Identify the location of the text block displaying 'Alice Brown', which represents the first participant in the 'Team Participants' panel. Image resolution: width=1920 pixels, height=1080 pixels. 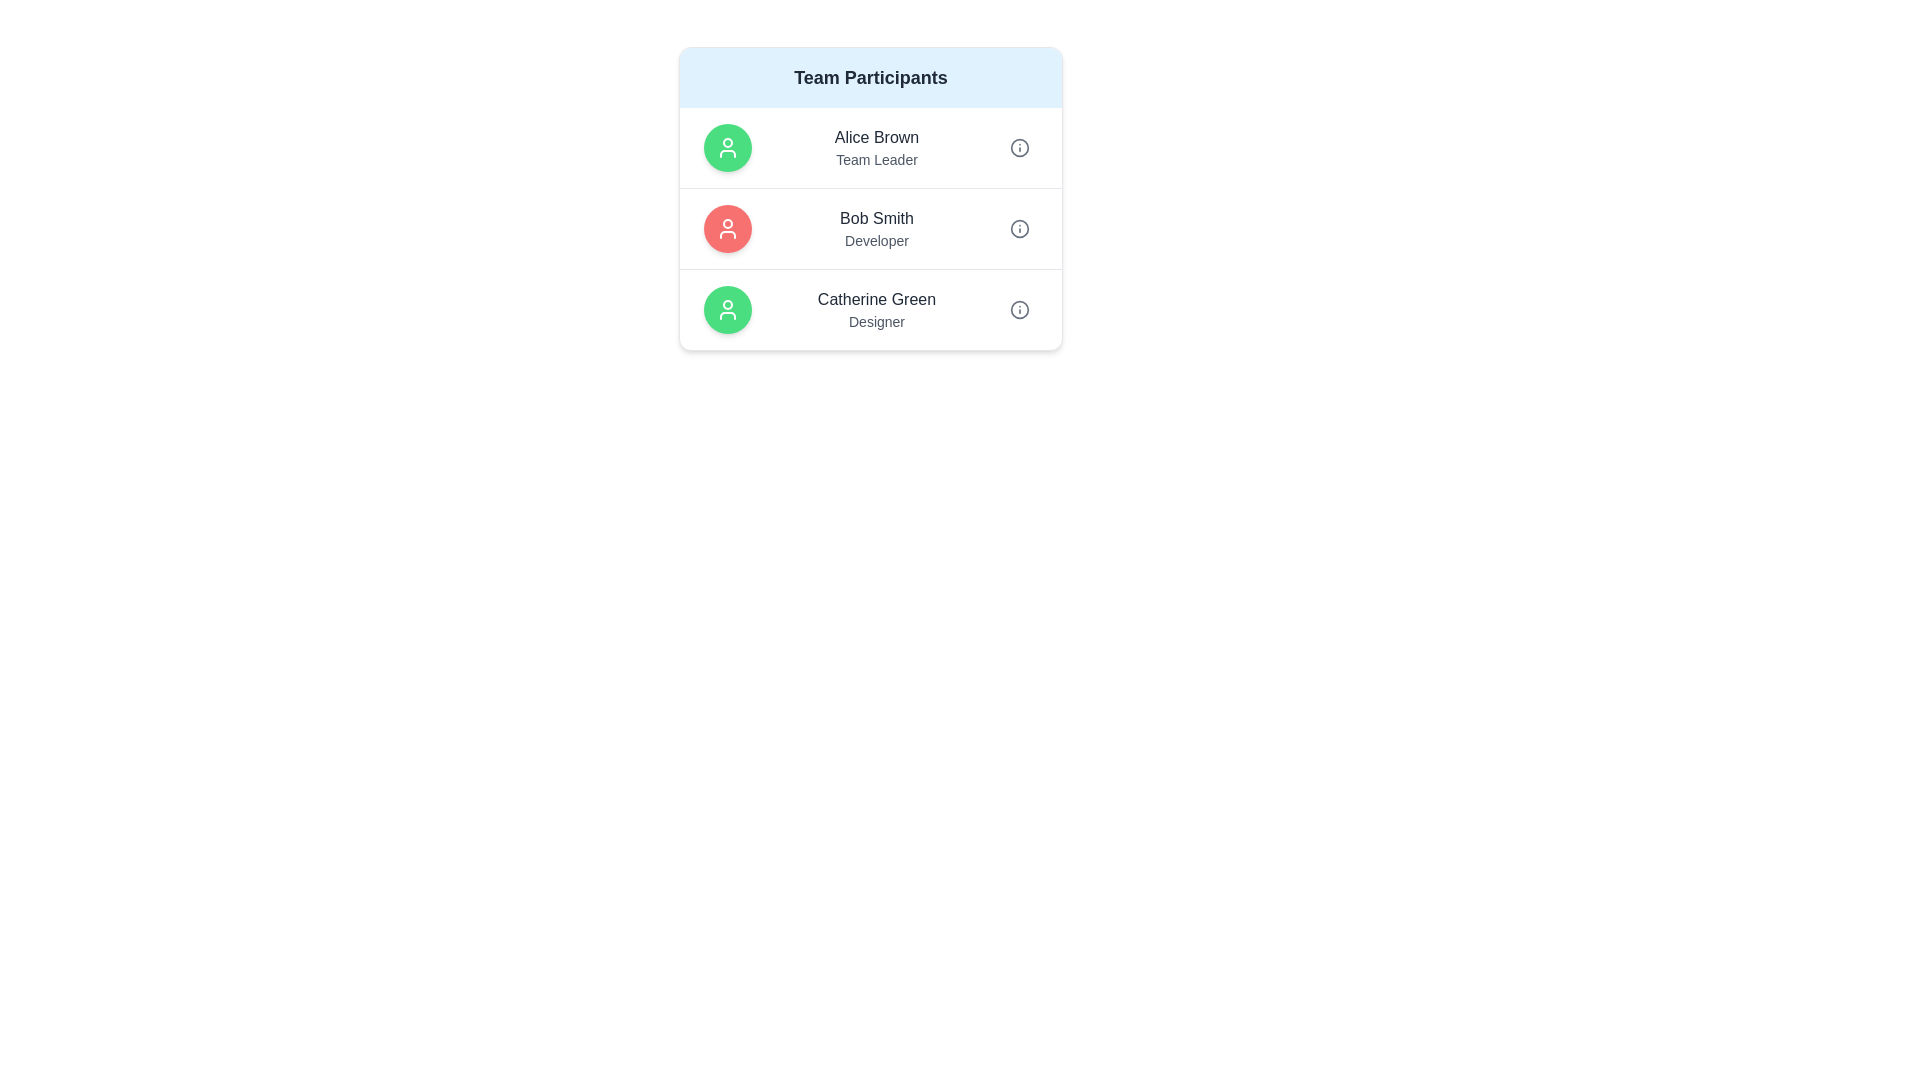
(877, 146).